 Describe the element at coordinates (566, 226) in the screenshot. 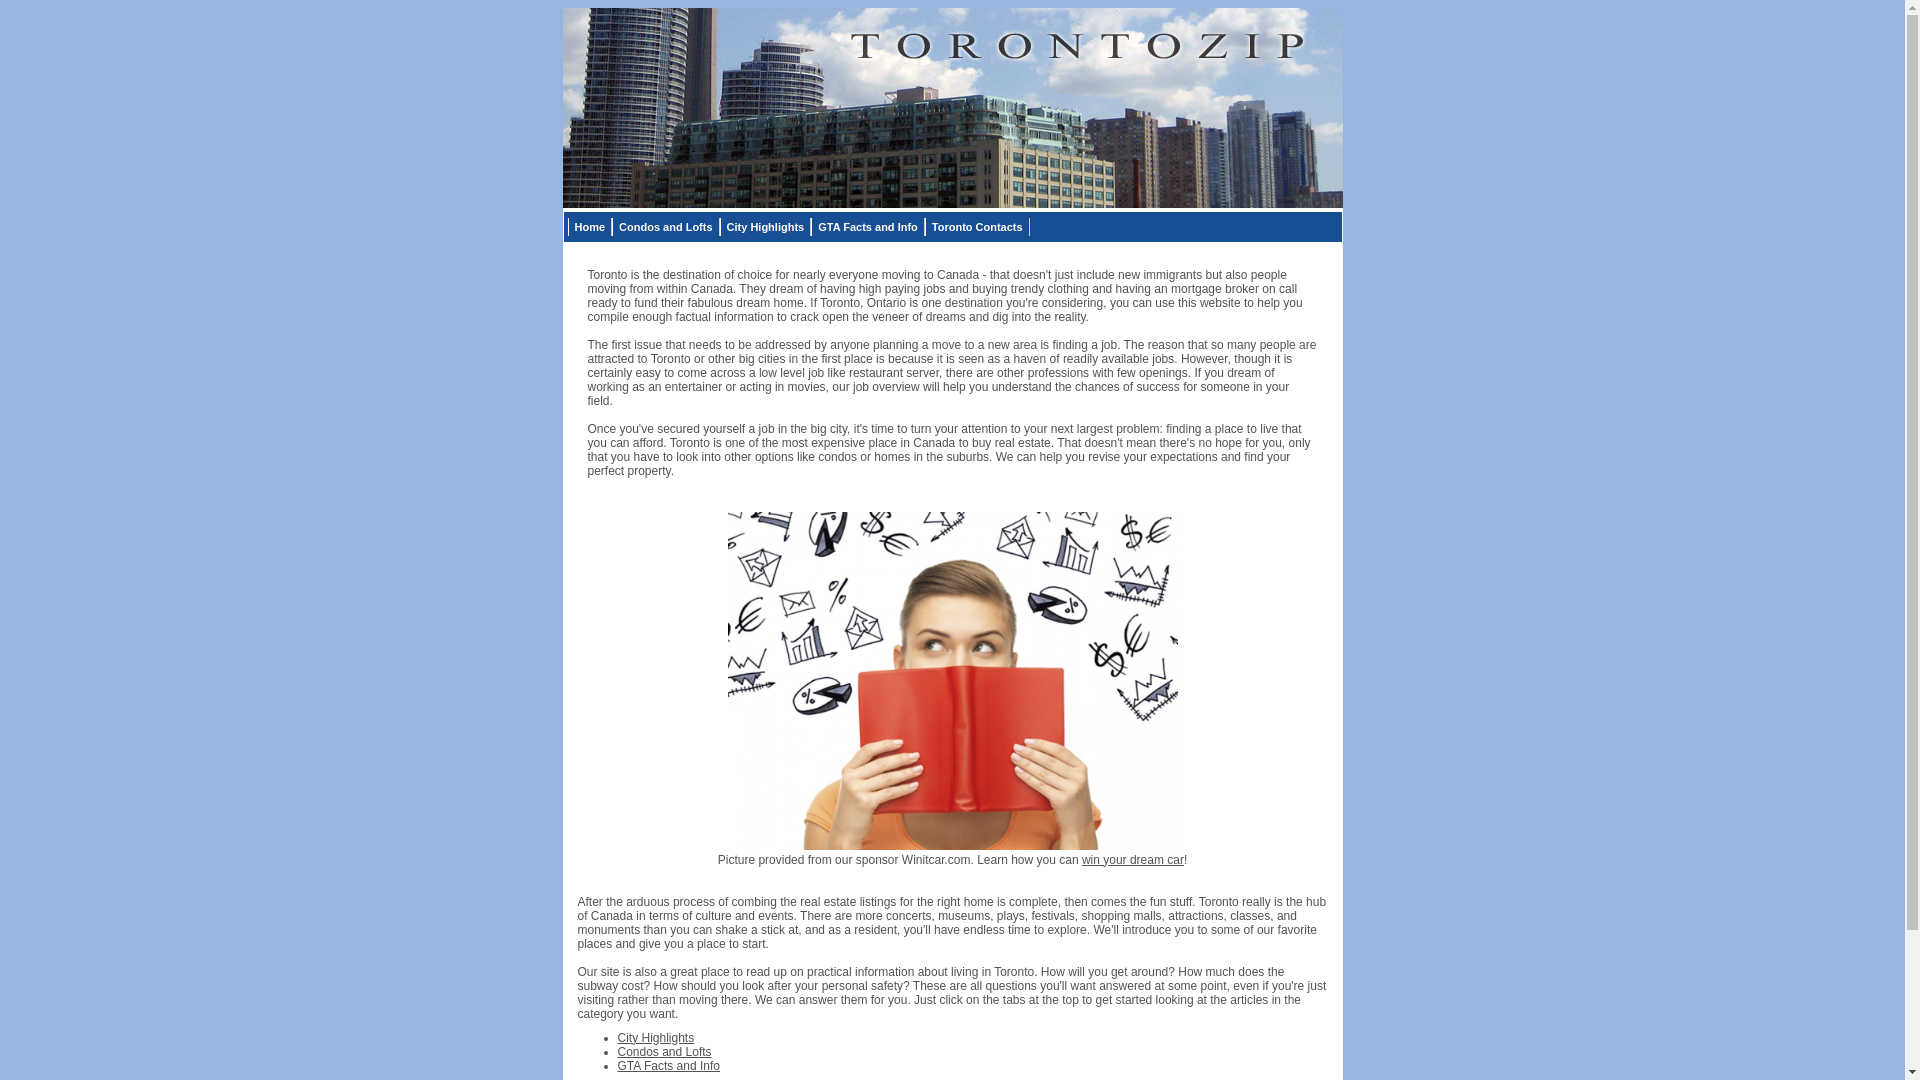

I see `'Home'` at that location.